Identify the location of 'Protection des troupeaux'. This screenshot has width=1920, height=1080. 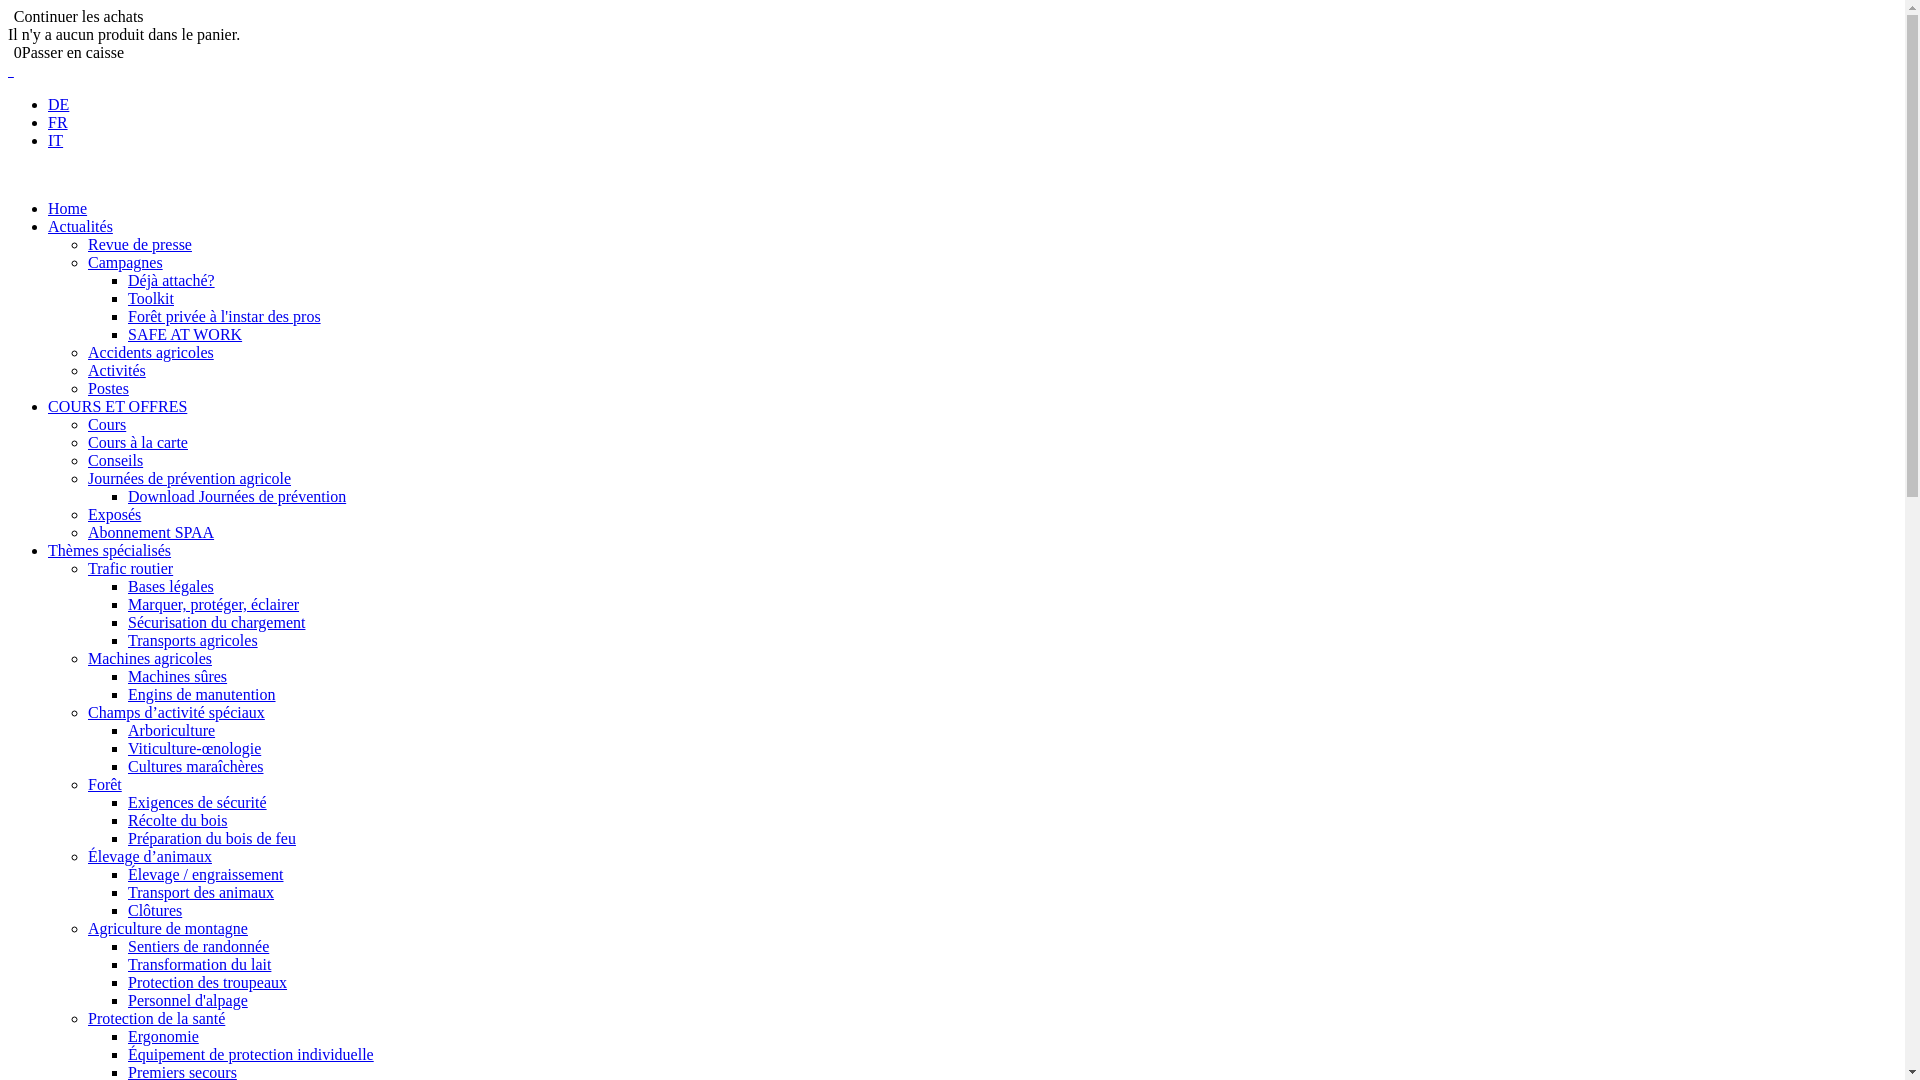
(207, 981).